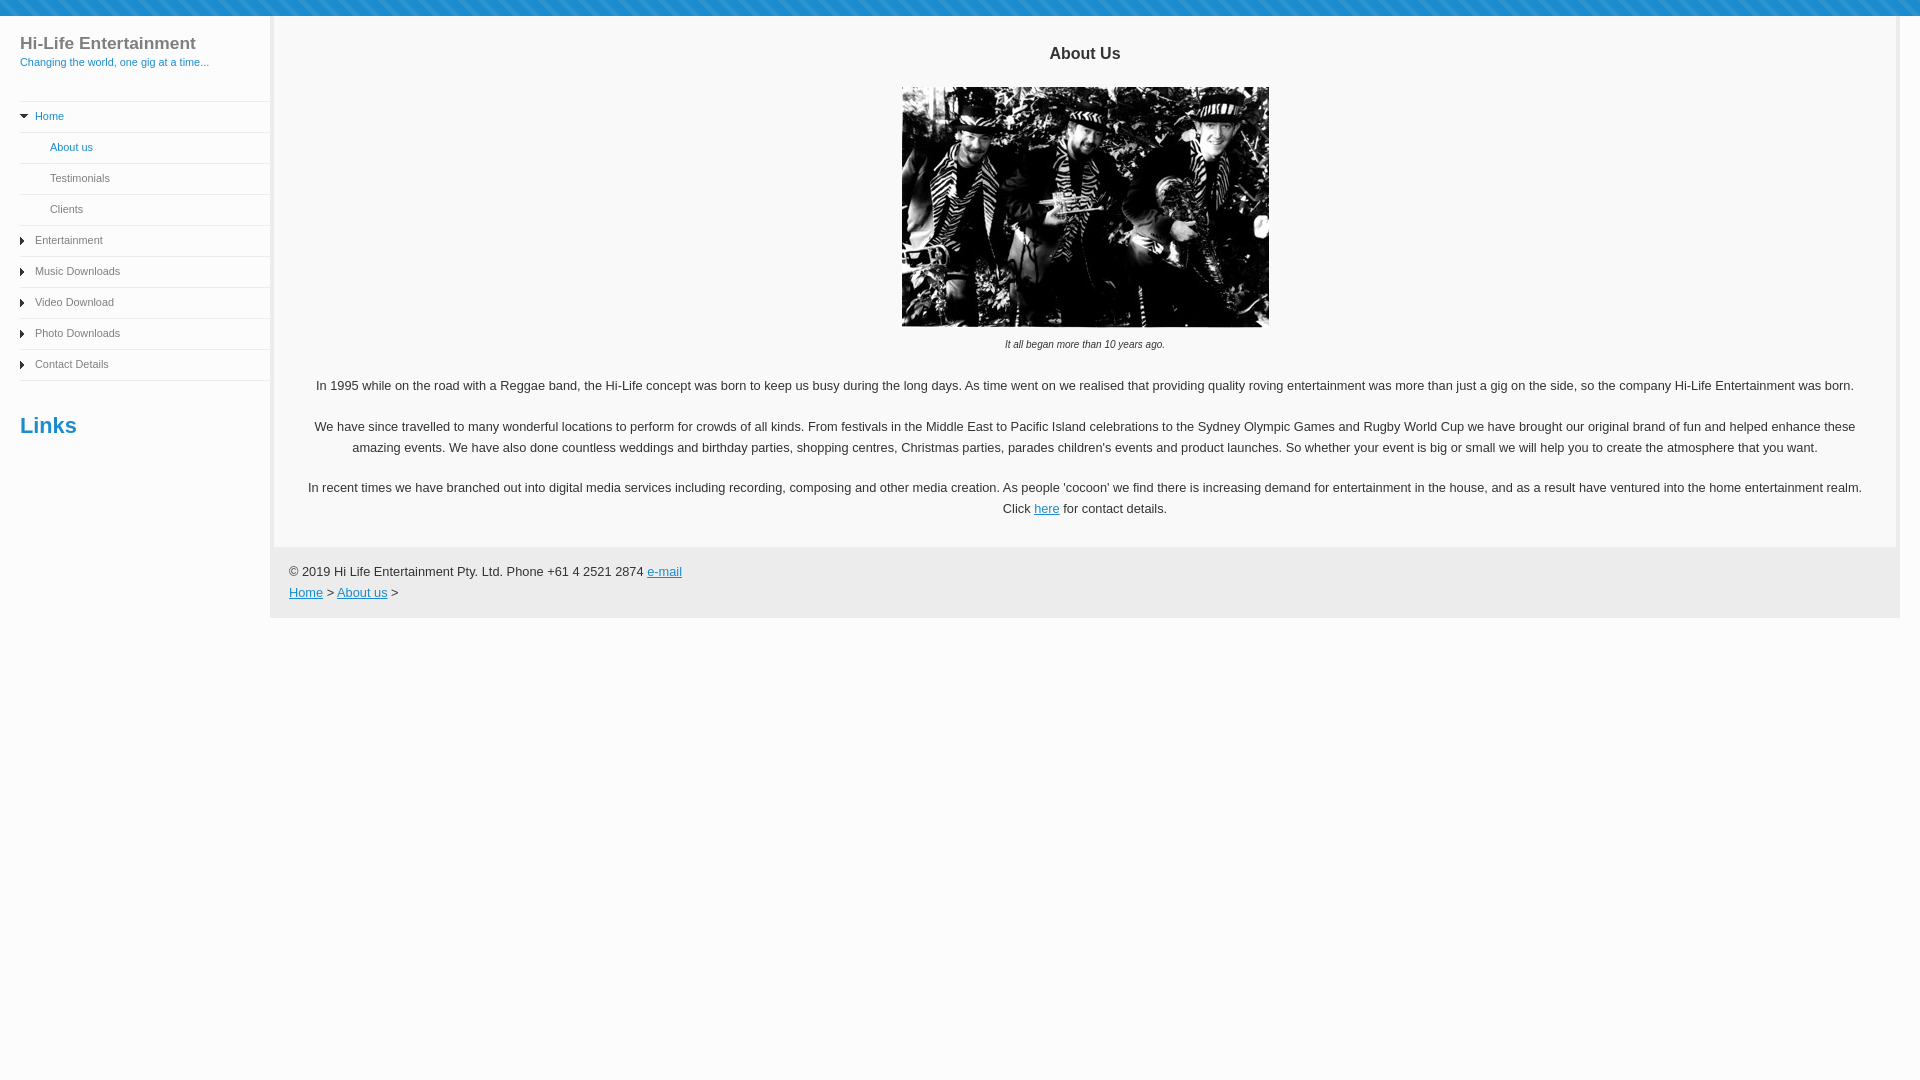 This screenshot has width=1920, height=1080. I want to click on 'here', so click(1045, 507).